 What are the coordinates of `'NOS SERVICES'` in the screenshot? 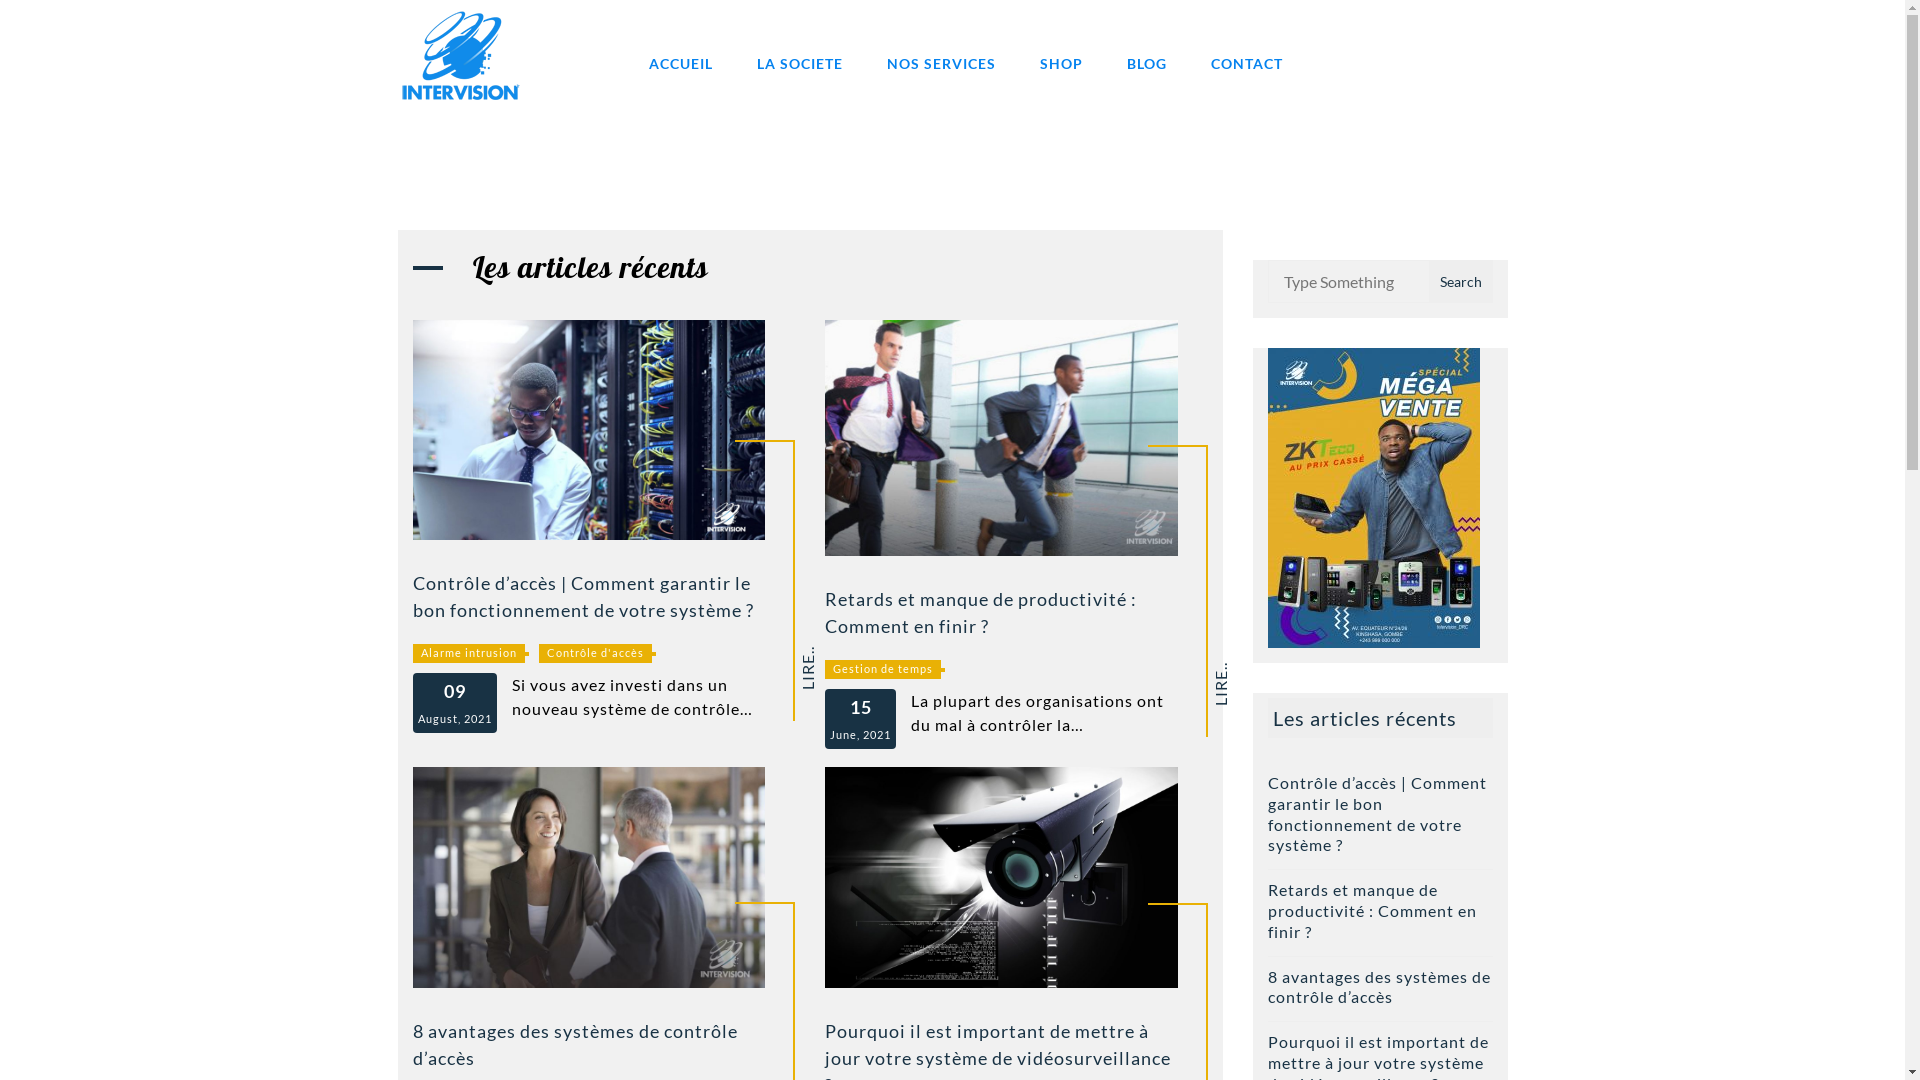 It's located at (939, 62).